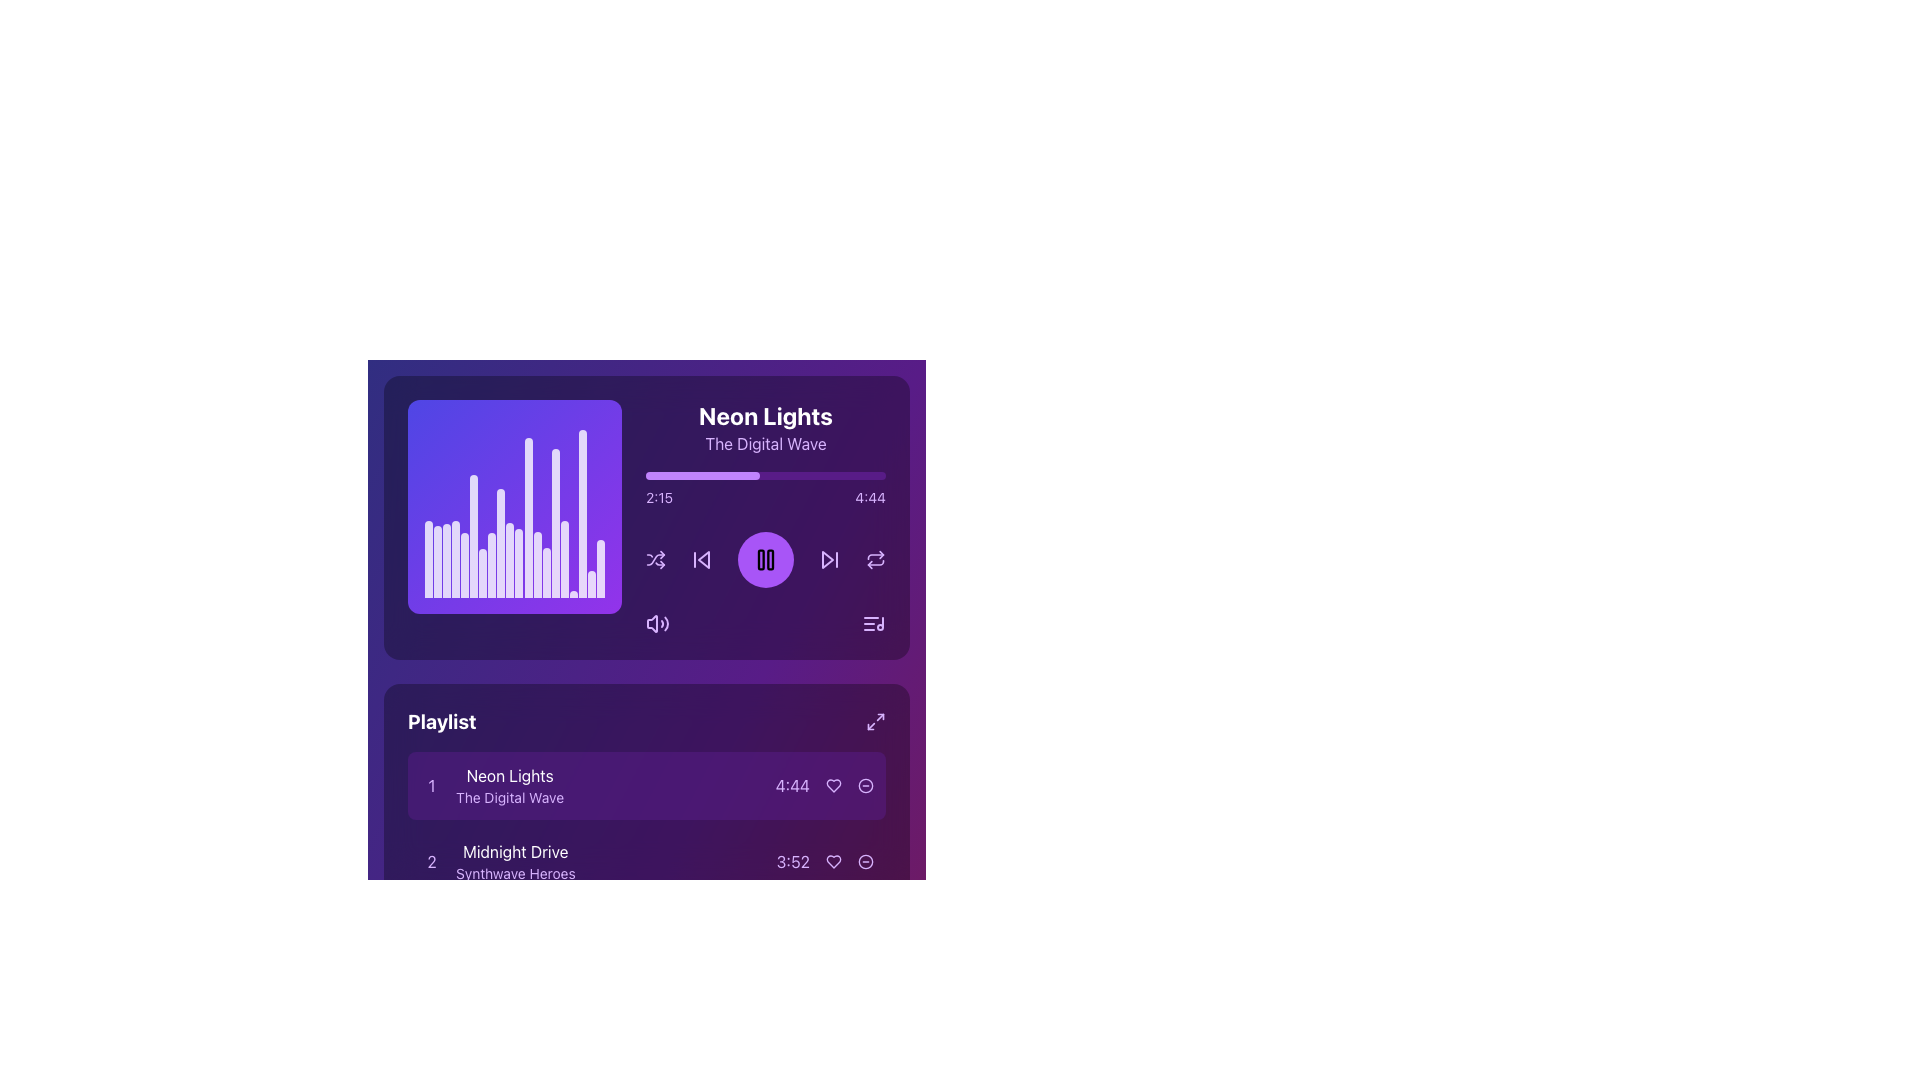 This screenshot has height=1080, width=1920. I want to click on the circular purple button with a black pause icon in its center, so click(765, 559).